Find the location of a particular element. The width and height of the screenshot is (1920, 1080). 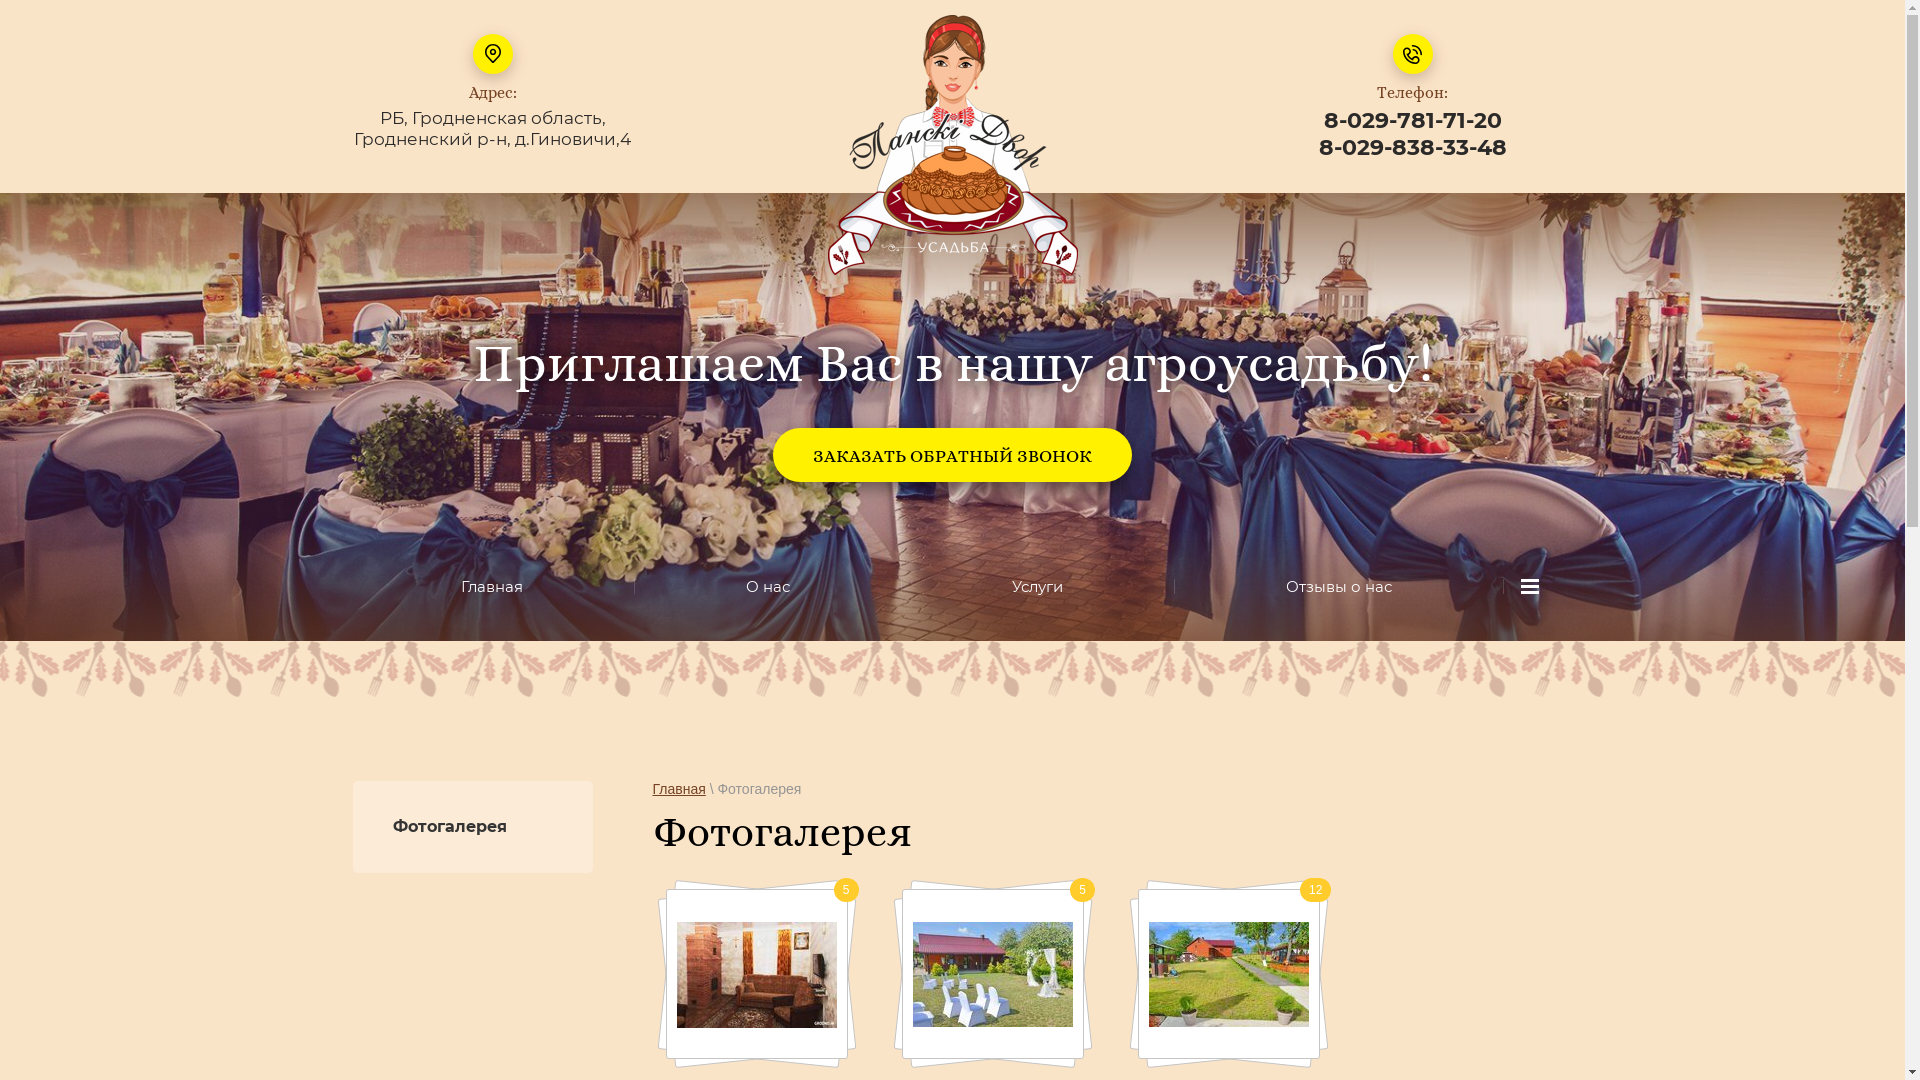

'...' is located at coordinates (1529, 585).